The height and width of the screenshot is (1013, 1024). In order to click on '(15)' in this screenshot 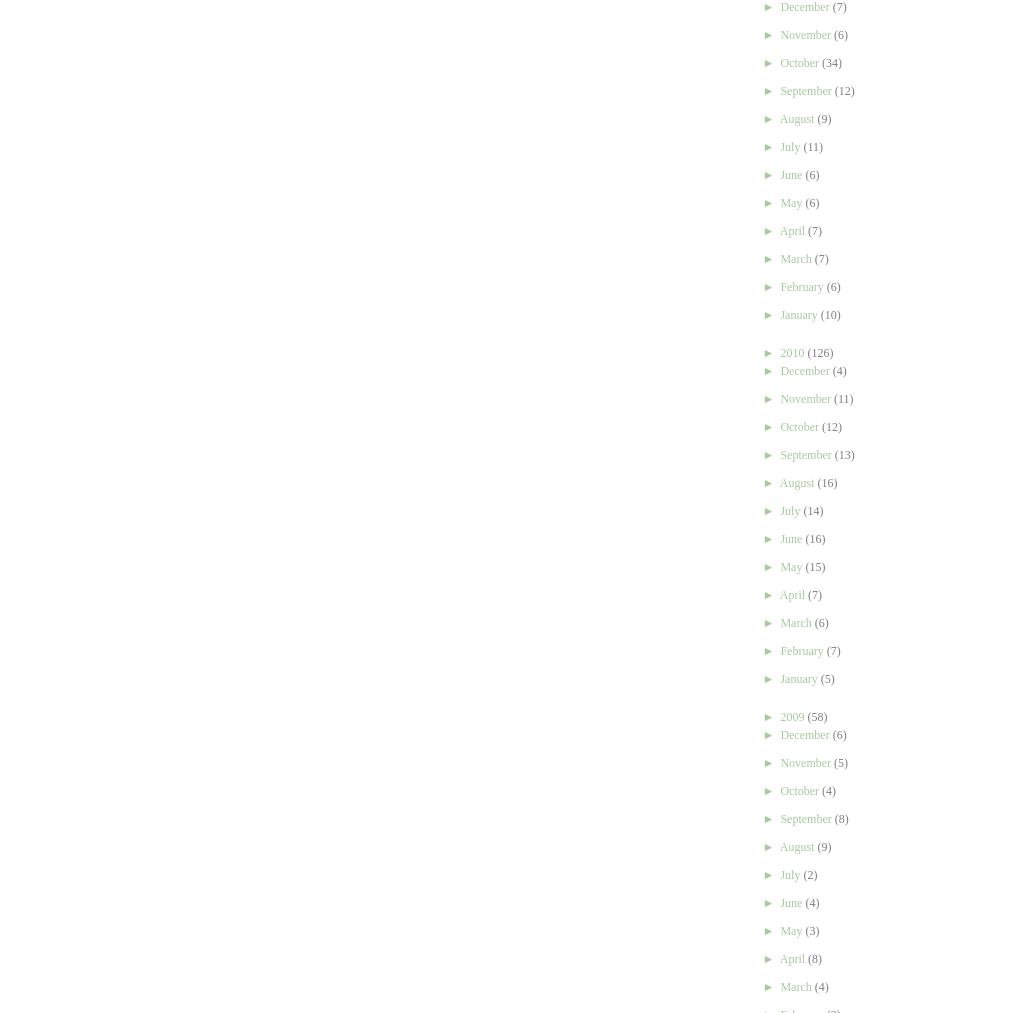, I will do `click(814, 566)`.